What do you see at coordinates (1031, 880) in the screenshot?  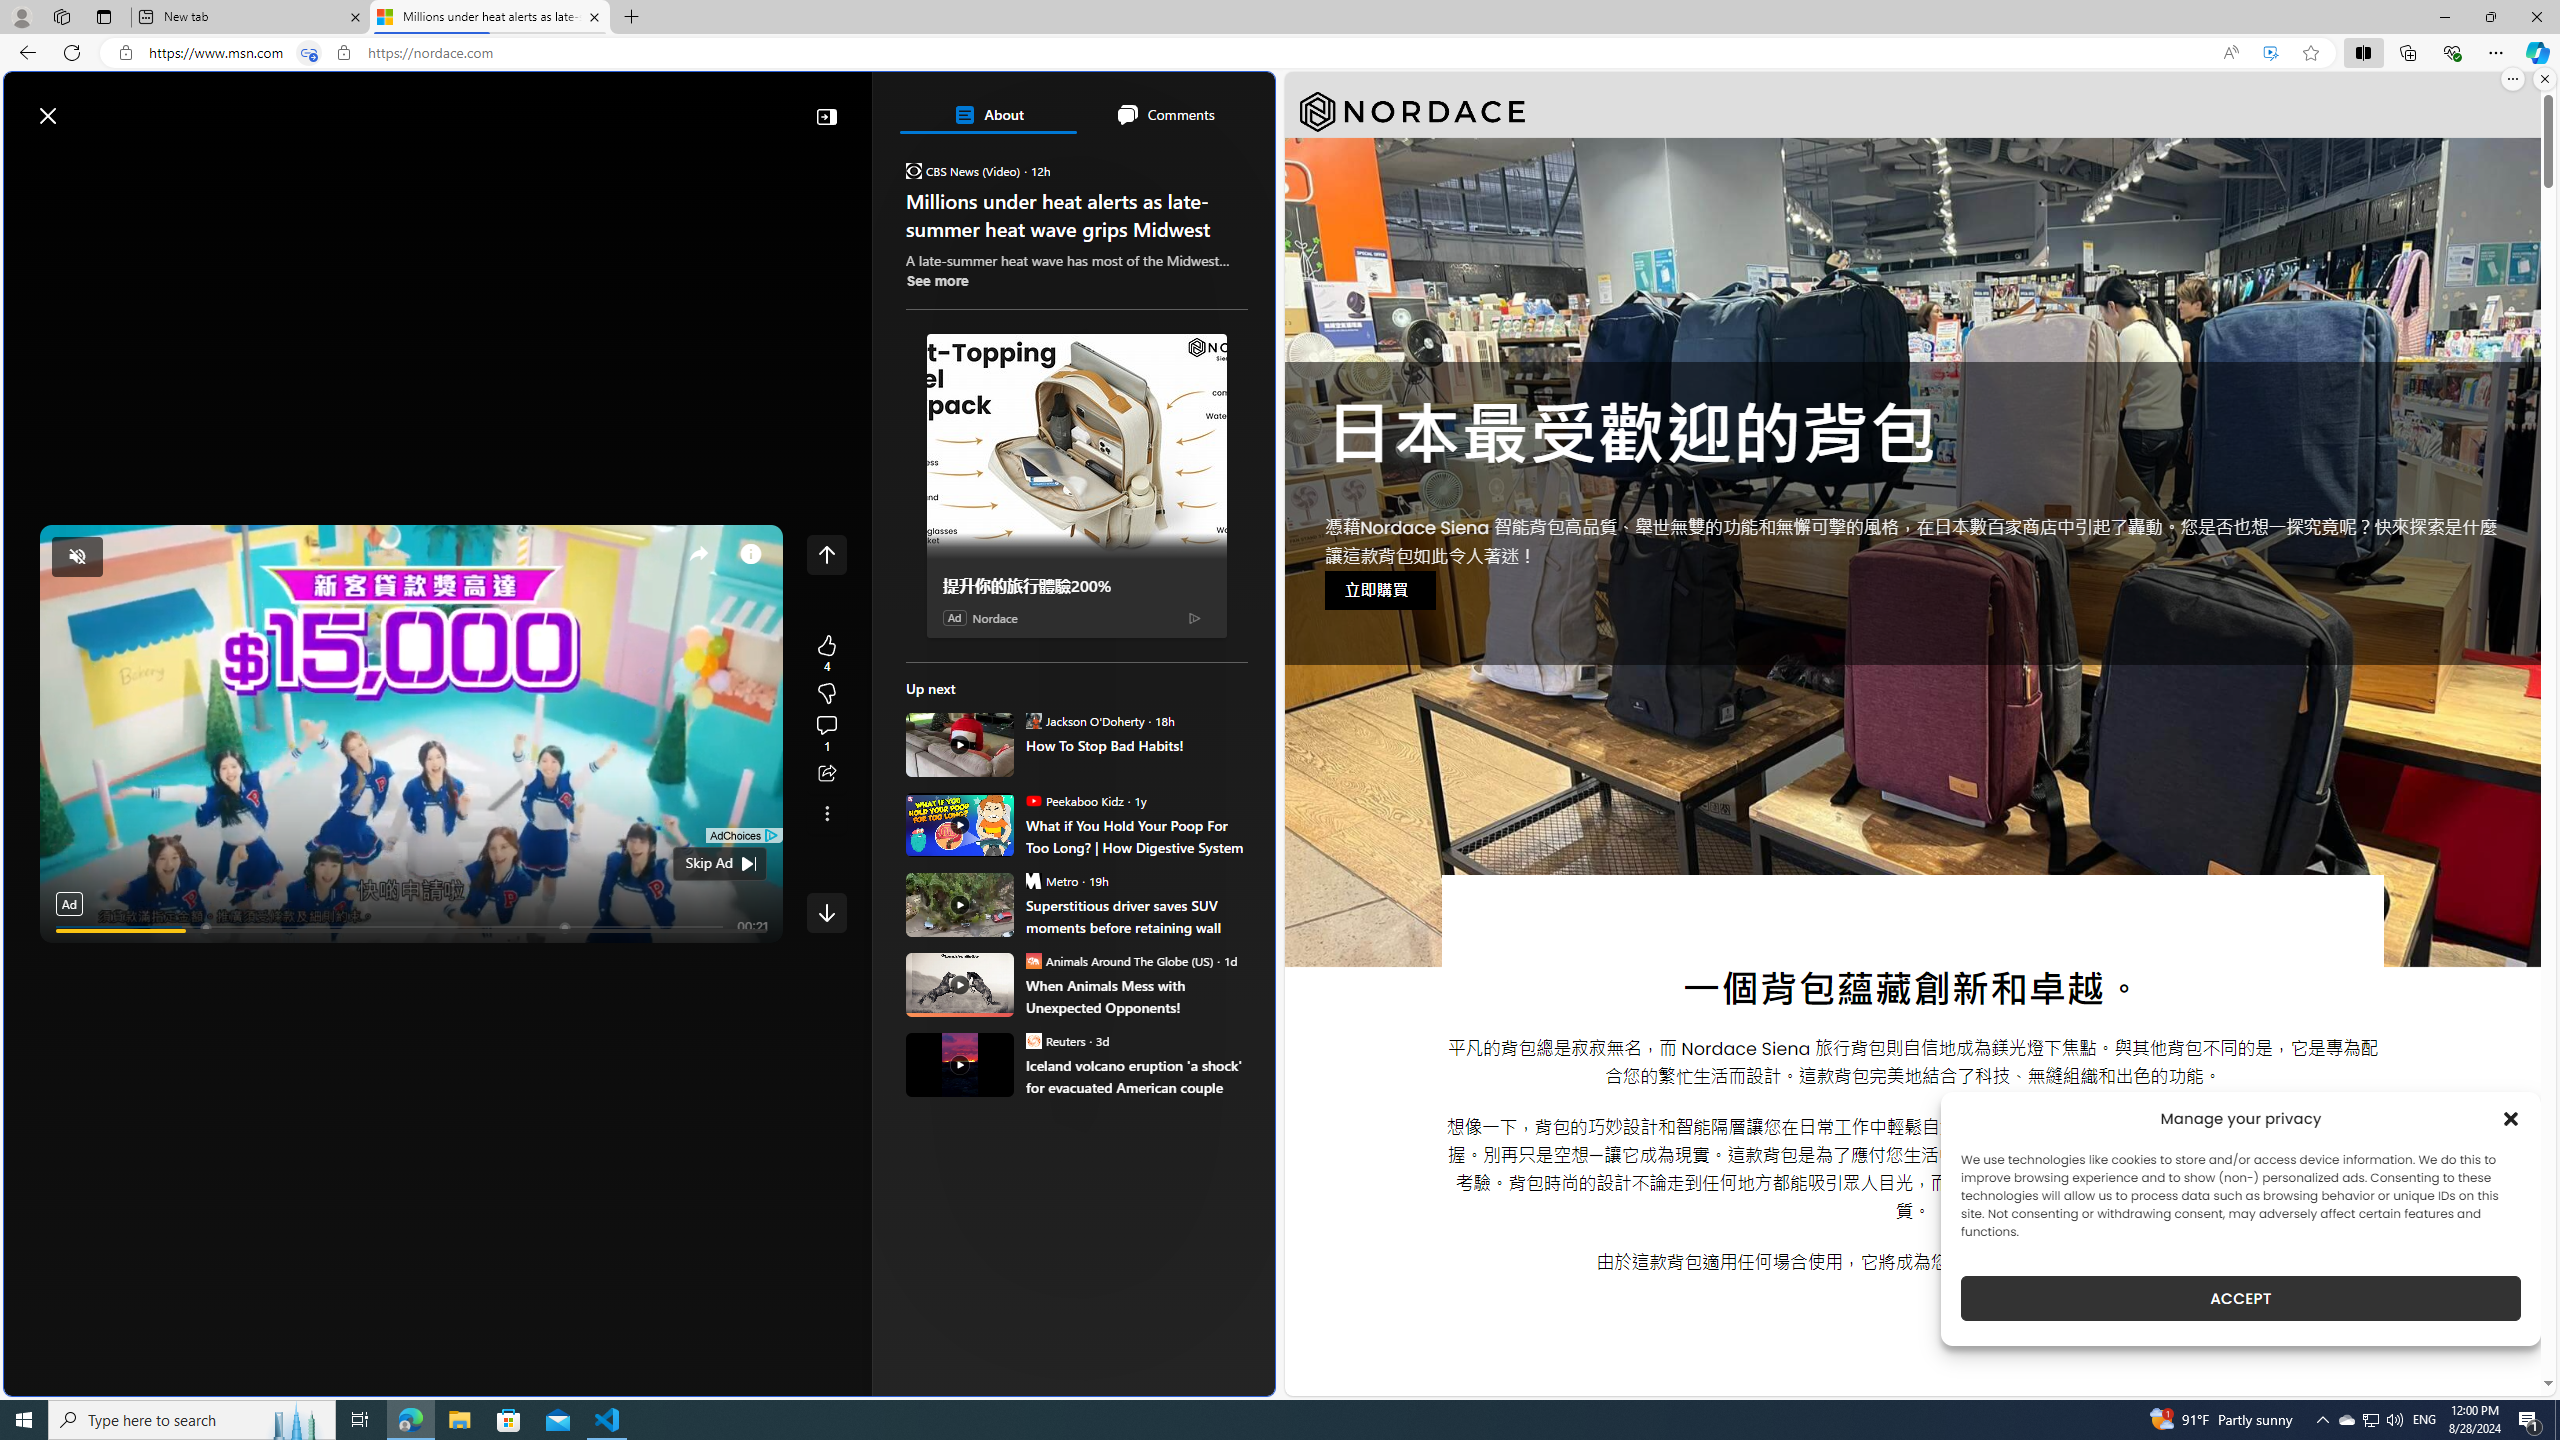 I see `'Metro'` at bounding box center [1031, 880].